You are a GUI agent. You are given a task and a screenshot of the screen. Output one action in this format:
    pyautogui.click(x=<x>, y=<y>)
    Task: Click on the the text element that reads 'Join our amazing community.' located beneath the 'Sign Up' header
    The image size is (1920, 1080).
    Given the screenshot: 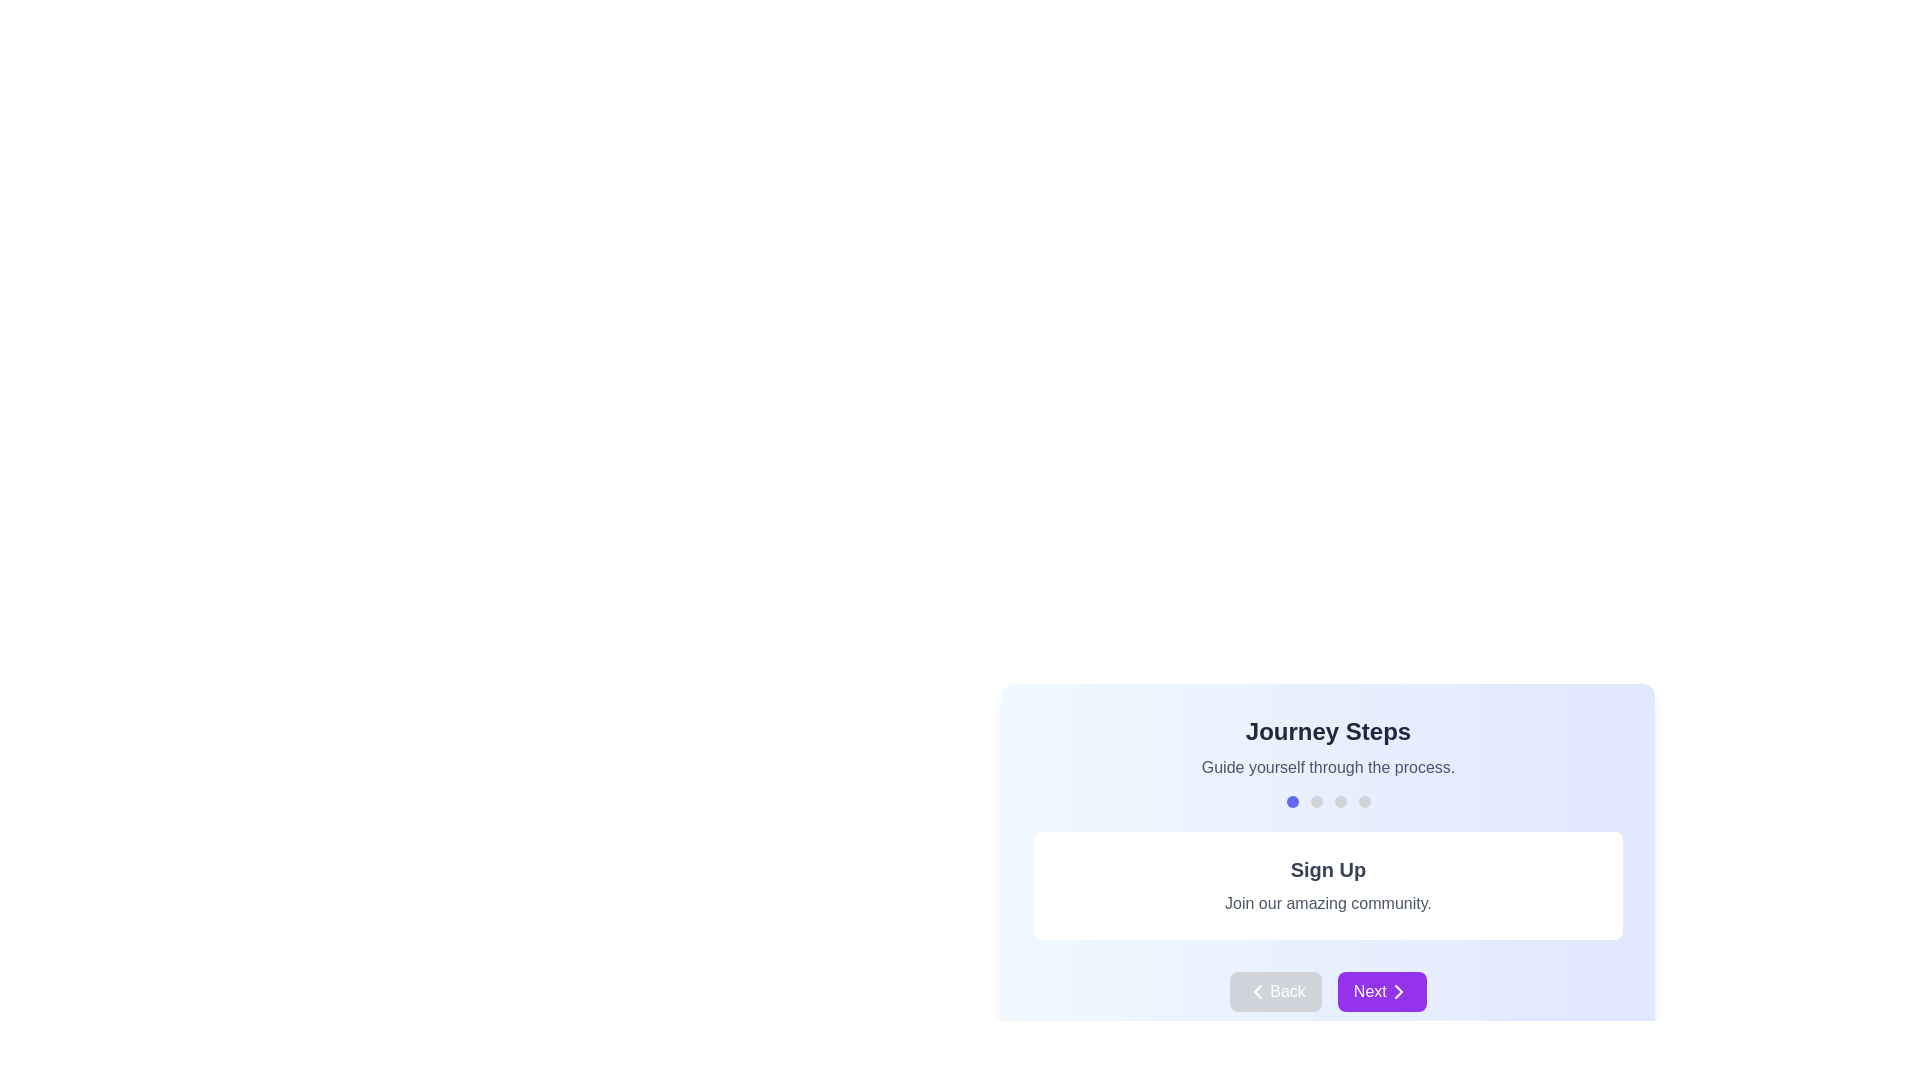 What is the action you would take?
    pyautogui.click(x=1328, y=903)
    